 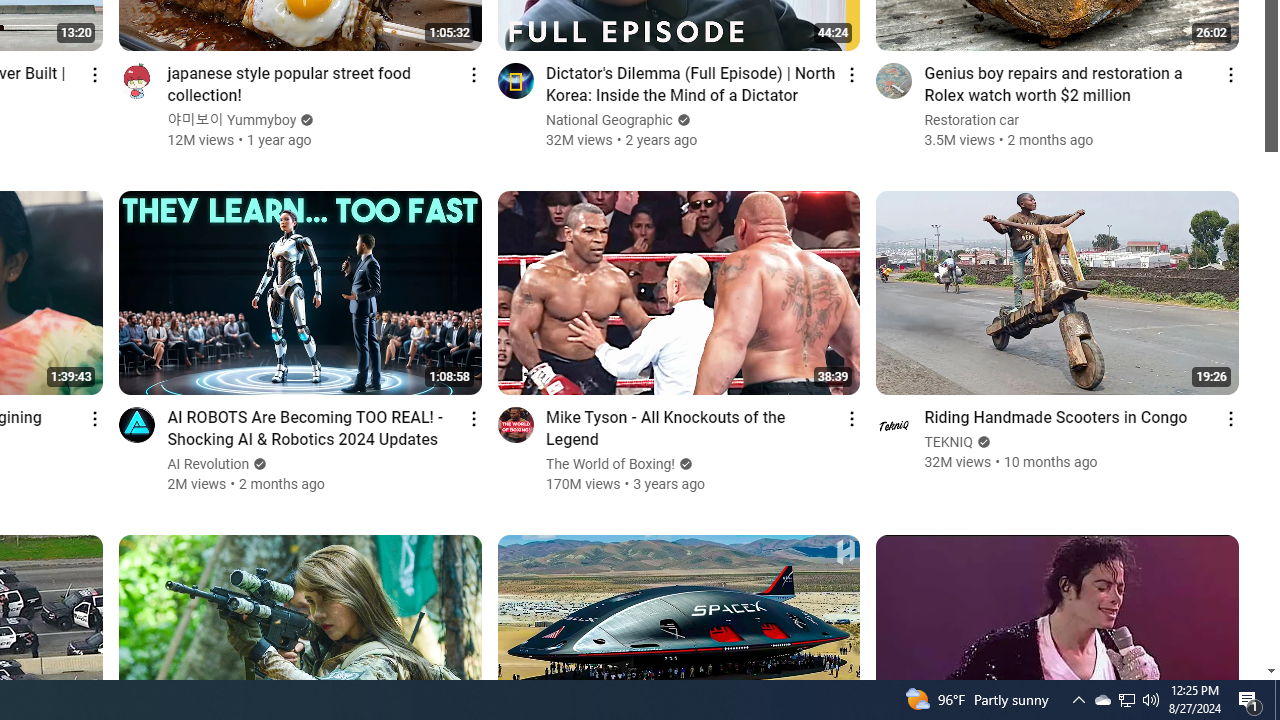 What do you see at coordinates (972, 120) in the screenshot?
I see `'Restoration car'` at bounding box center [972, 120].